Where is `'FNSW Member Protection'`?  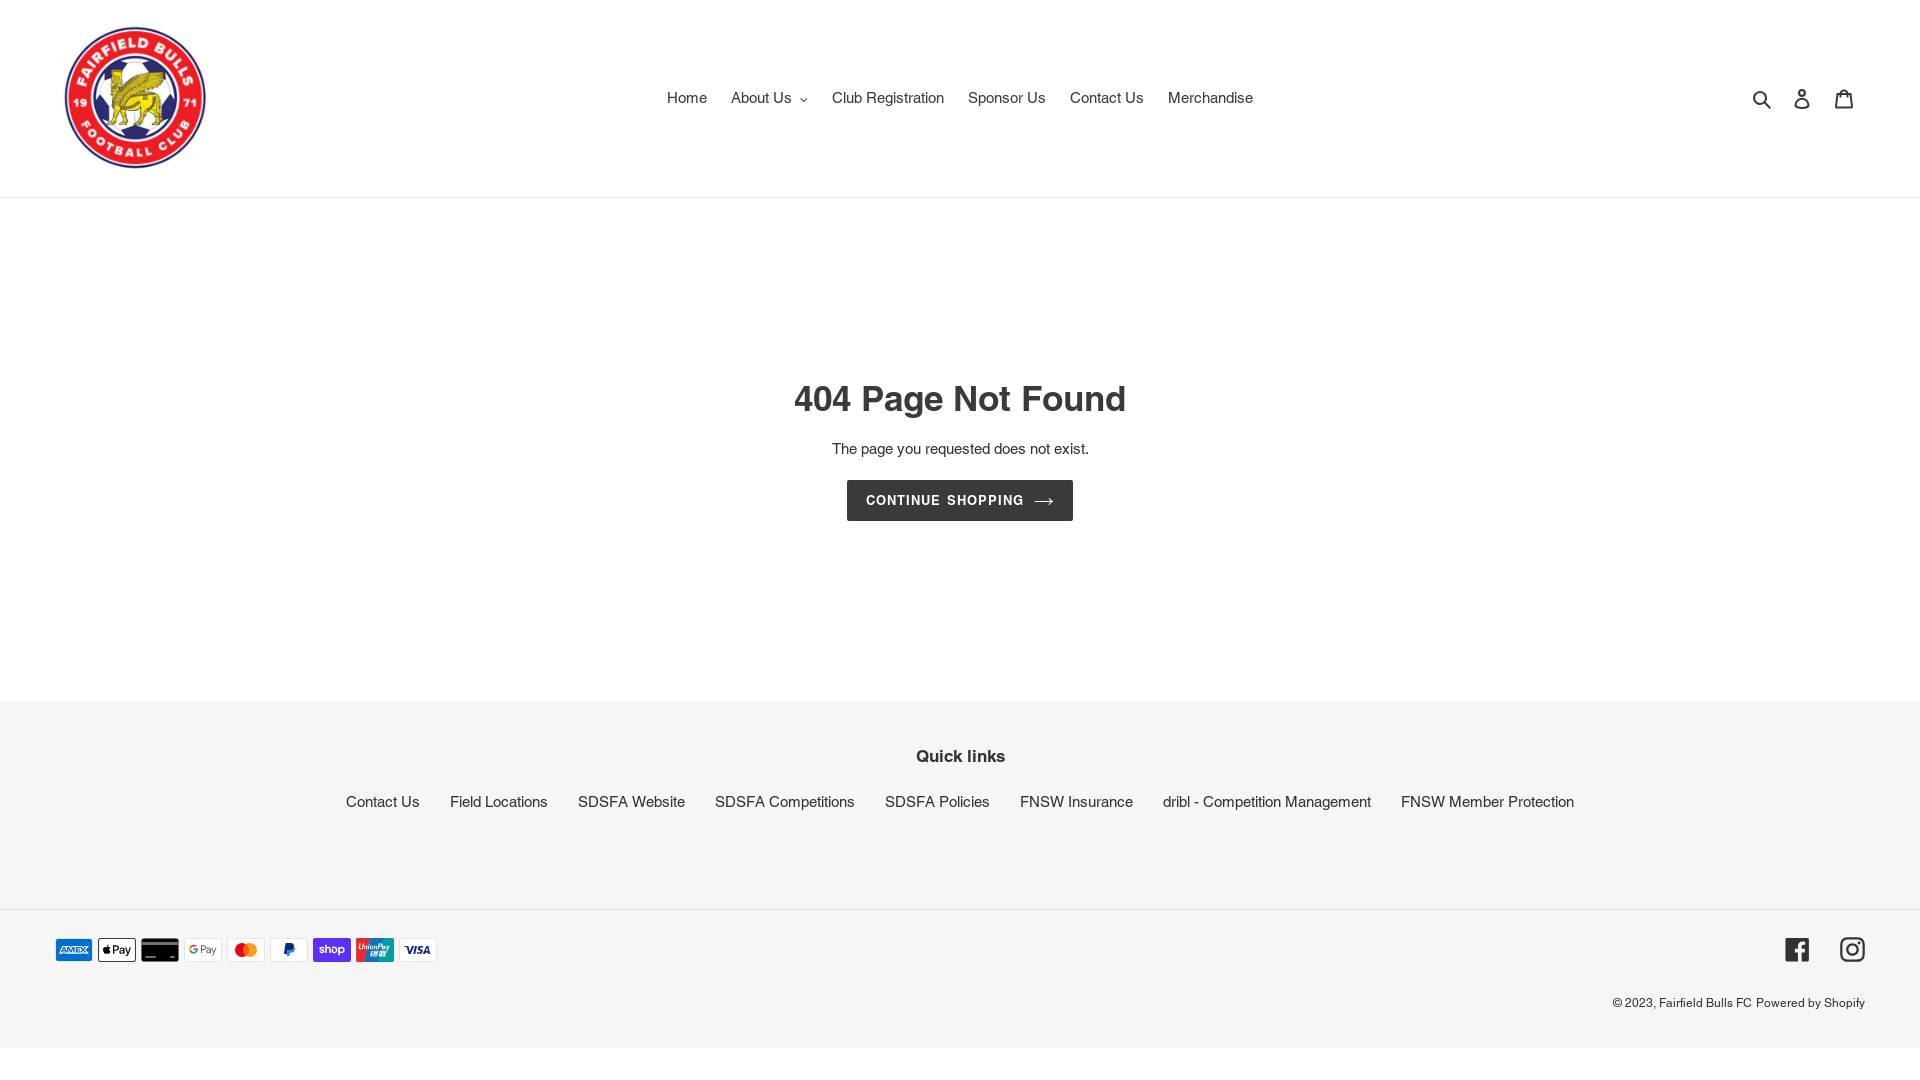 'FNSW Member Protection' is located at coordinates (1487, 800).